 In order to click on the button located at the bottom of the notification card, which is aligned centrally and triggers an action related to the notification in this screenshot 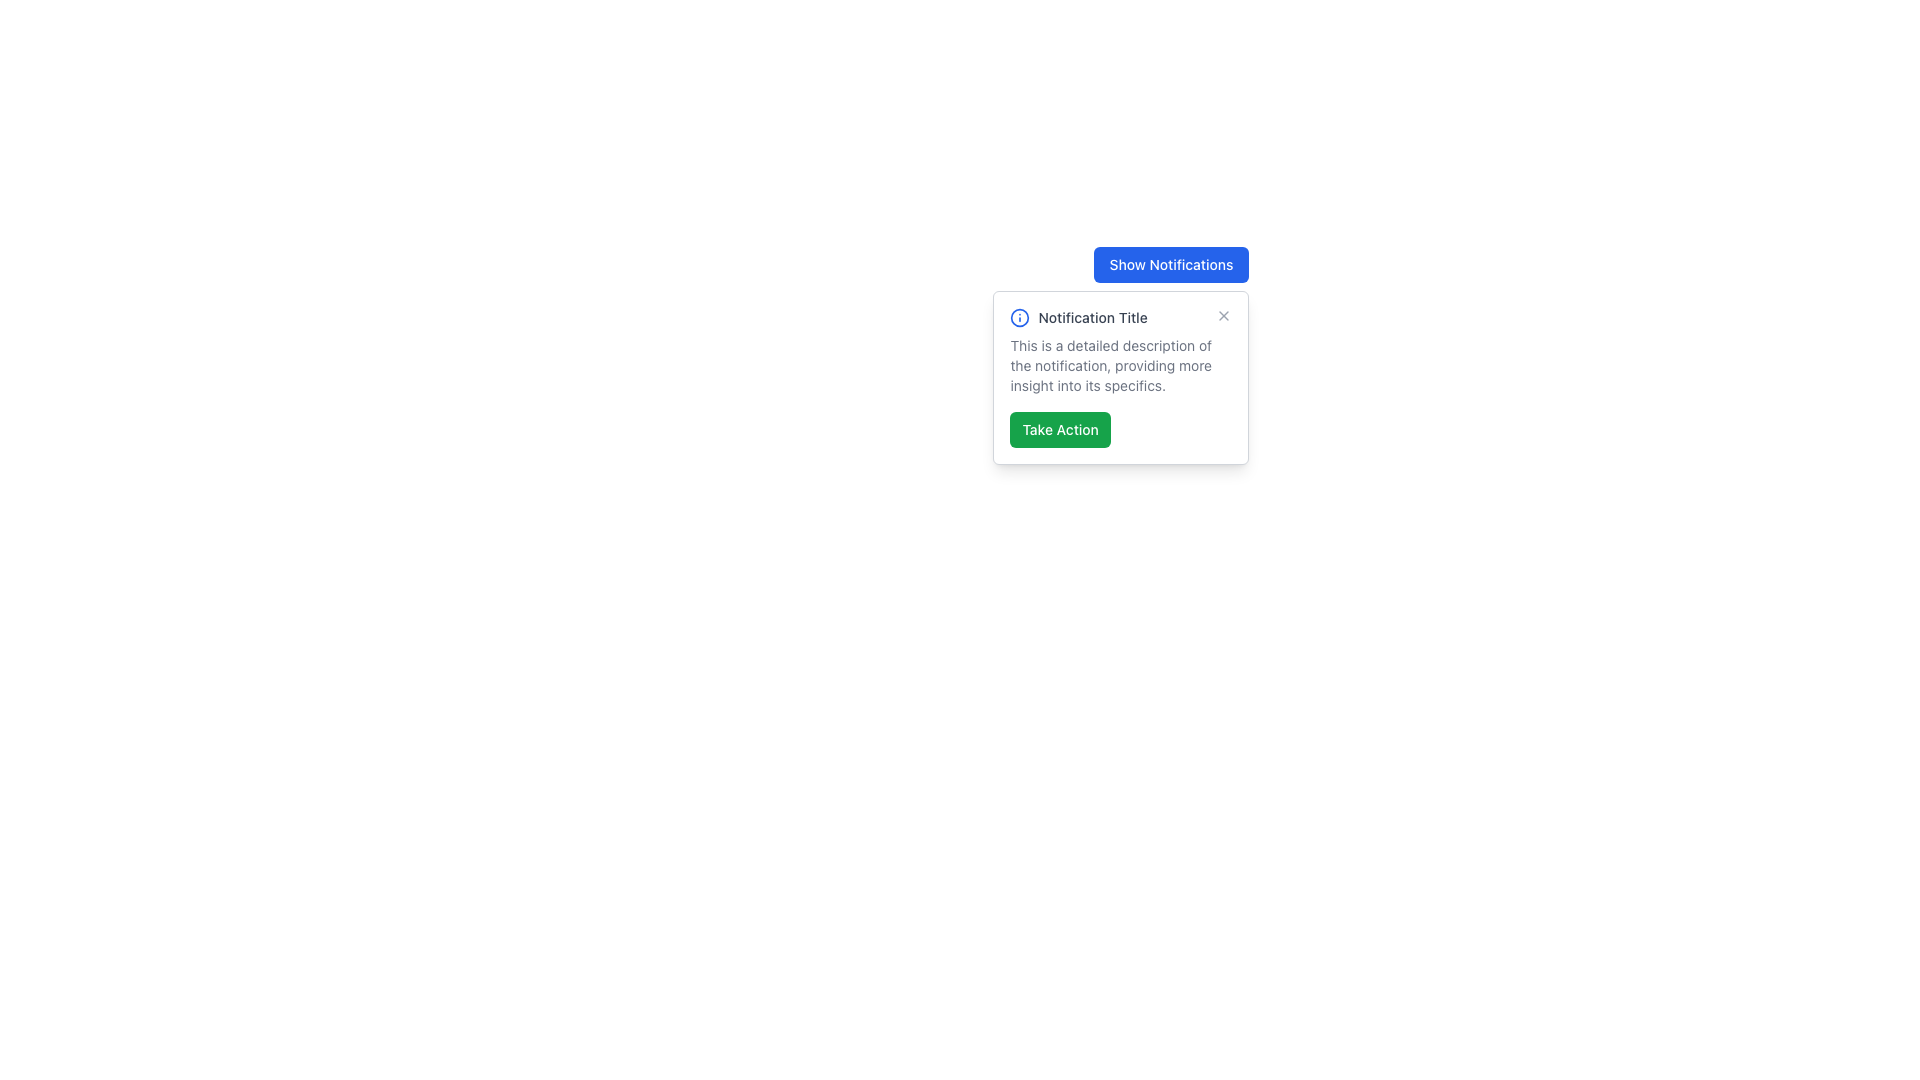, I will do `click(1059, 428)`.